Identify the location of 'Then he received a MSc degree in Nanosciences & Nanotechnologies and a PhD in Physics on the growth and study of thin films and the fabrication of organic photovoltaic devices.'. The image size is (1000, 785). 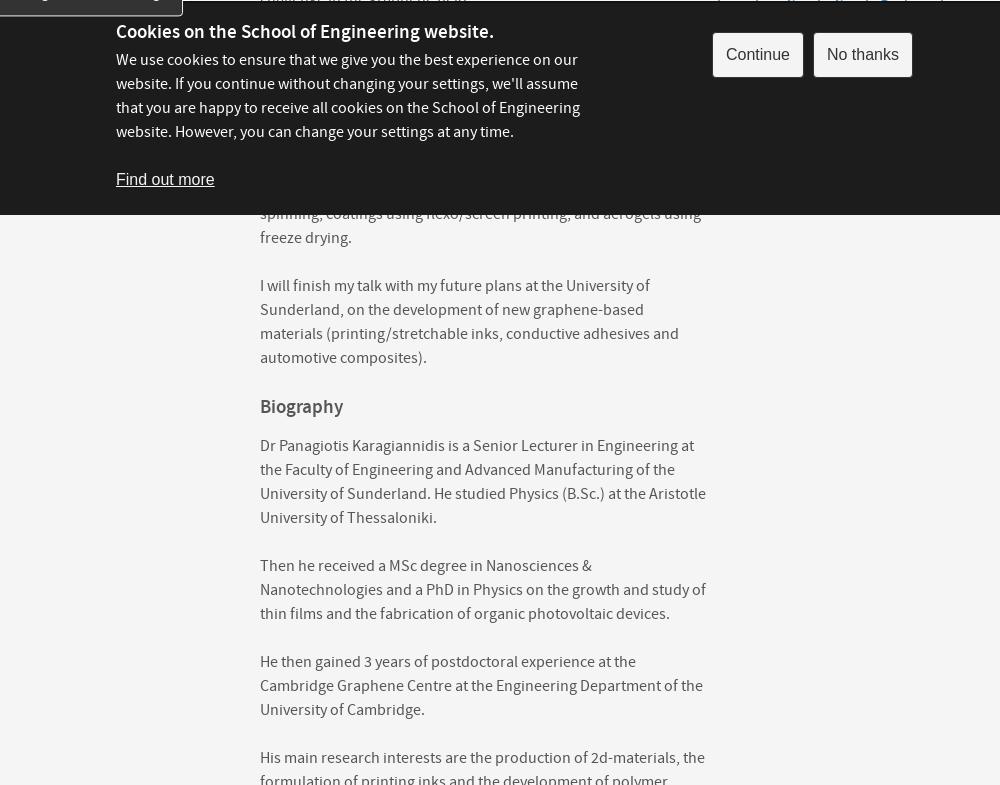
(260, 590).